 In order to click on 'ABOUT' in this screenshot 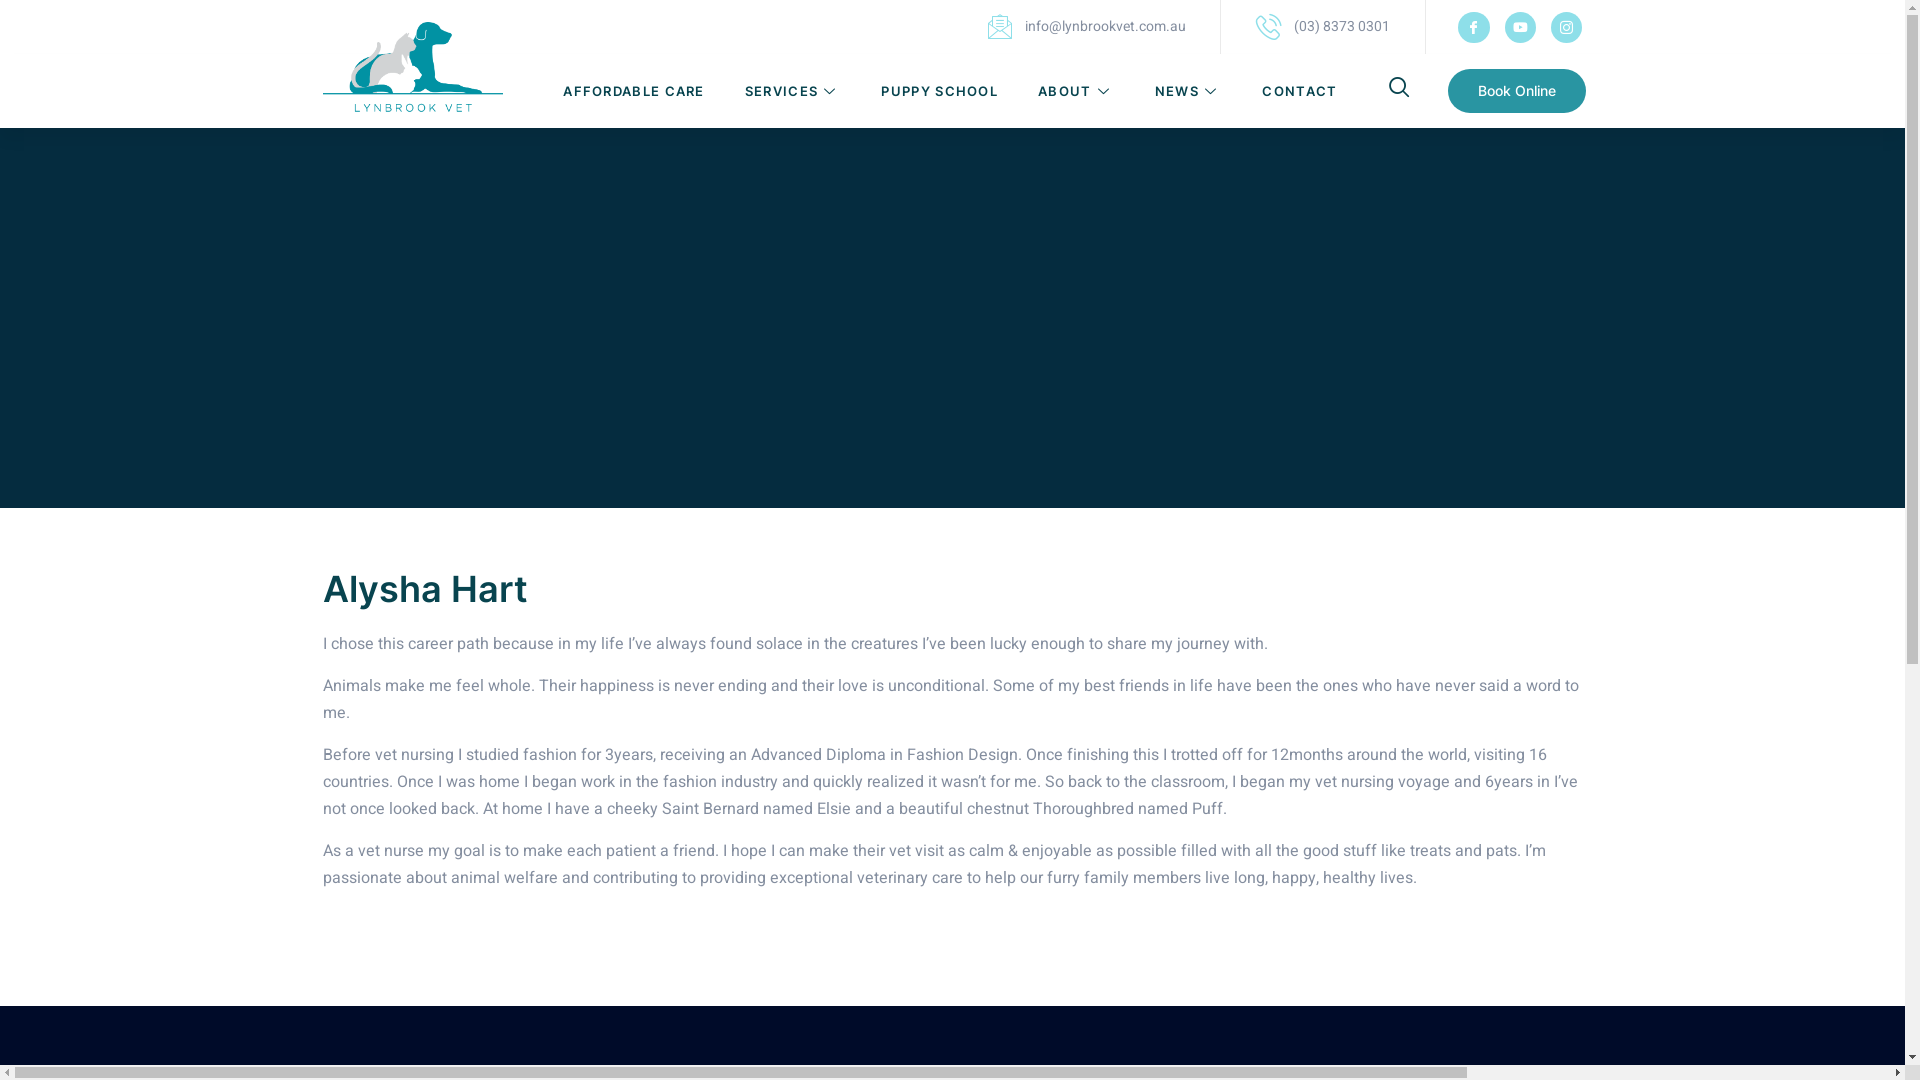, I will do `click(1075, 91)`.